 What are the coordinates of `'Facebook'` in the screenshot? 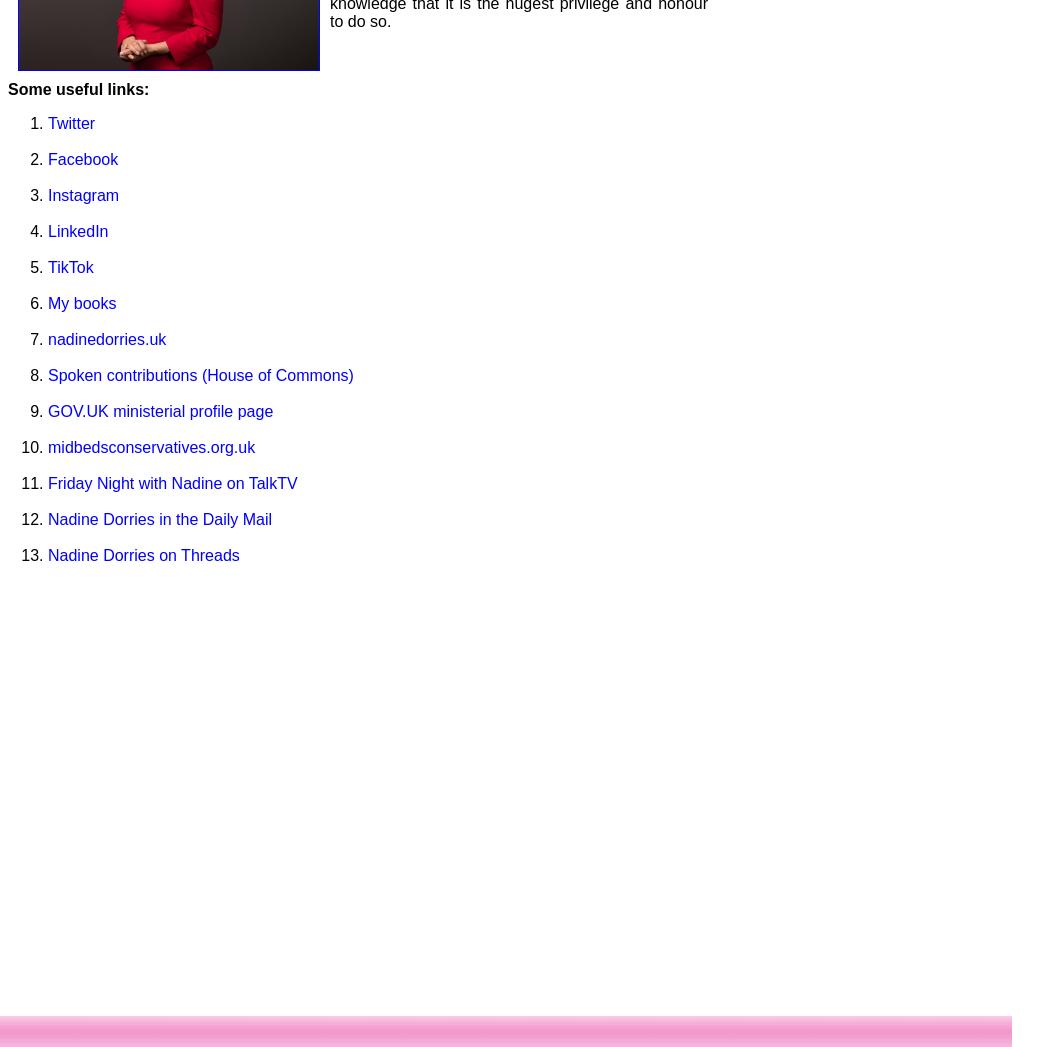 It's located at (48, 158).